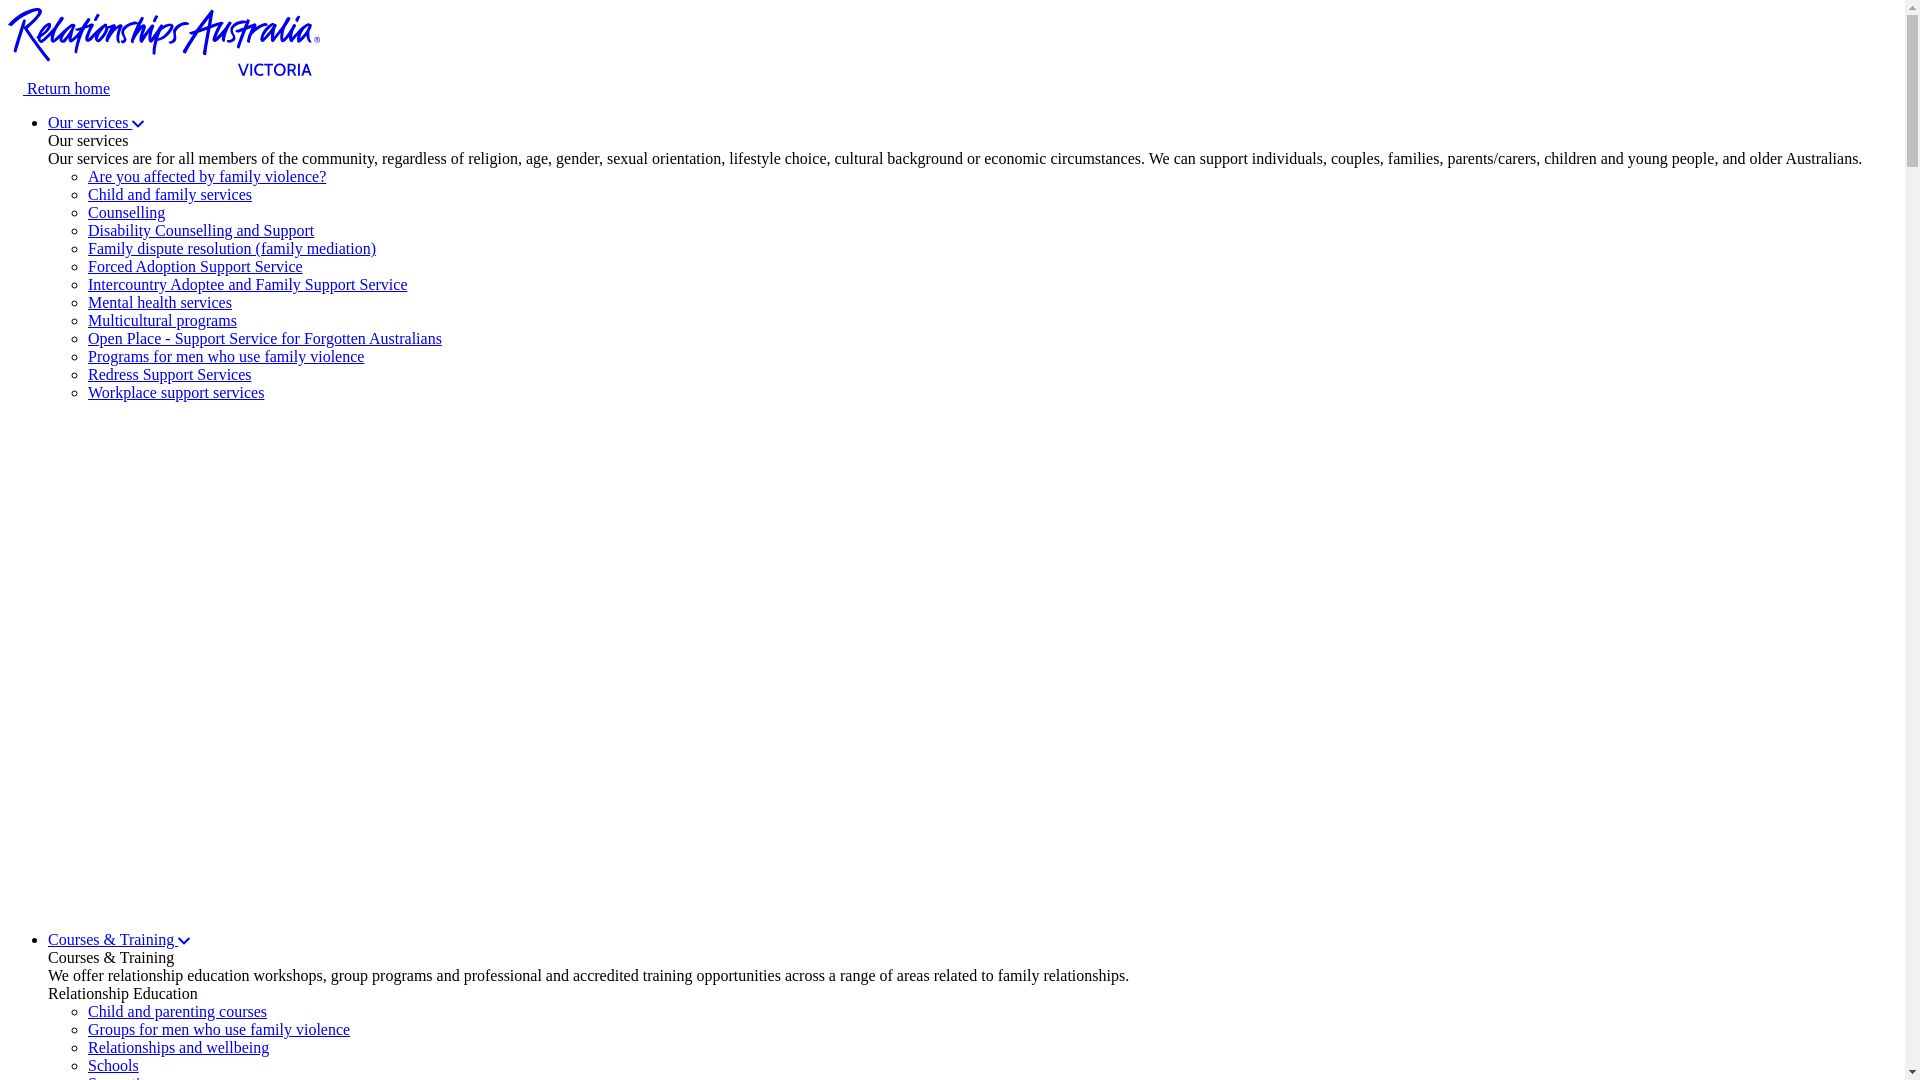  What do you see at coordinates (162, 319) in the screenshot?
I see `'Multicultural programs'` at bounding box center [162, 319].